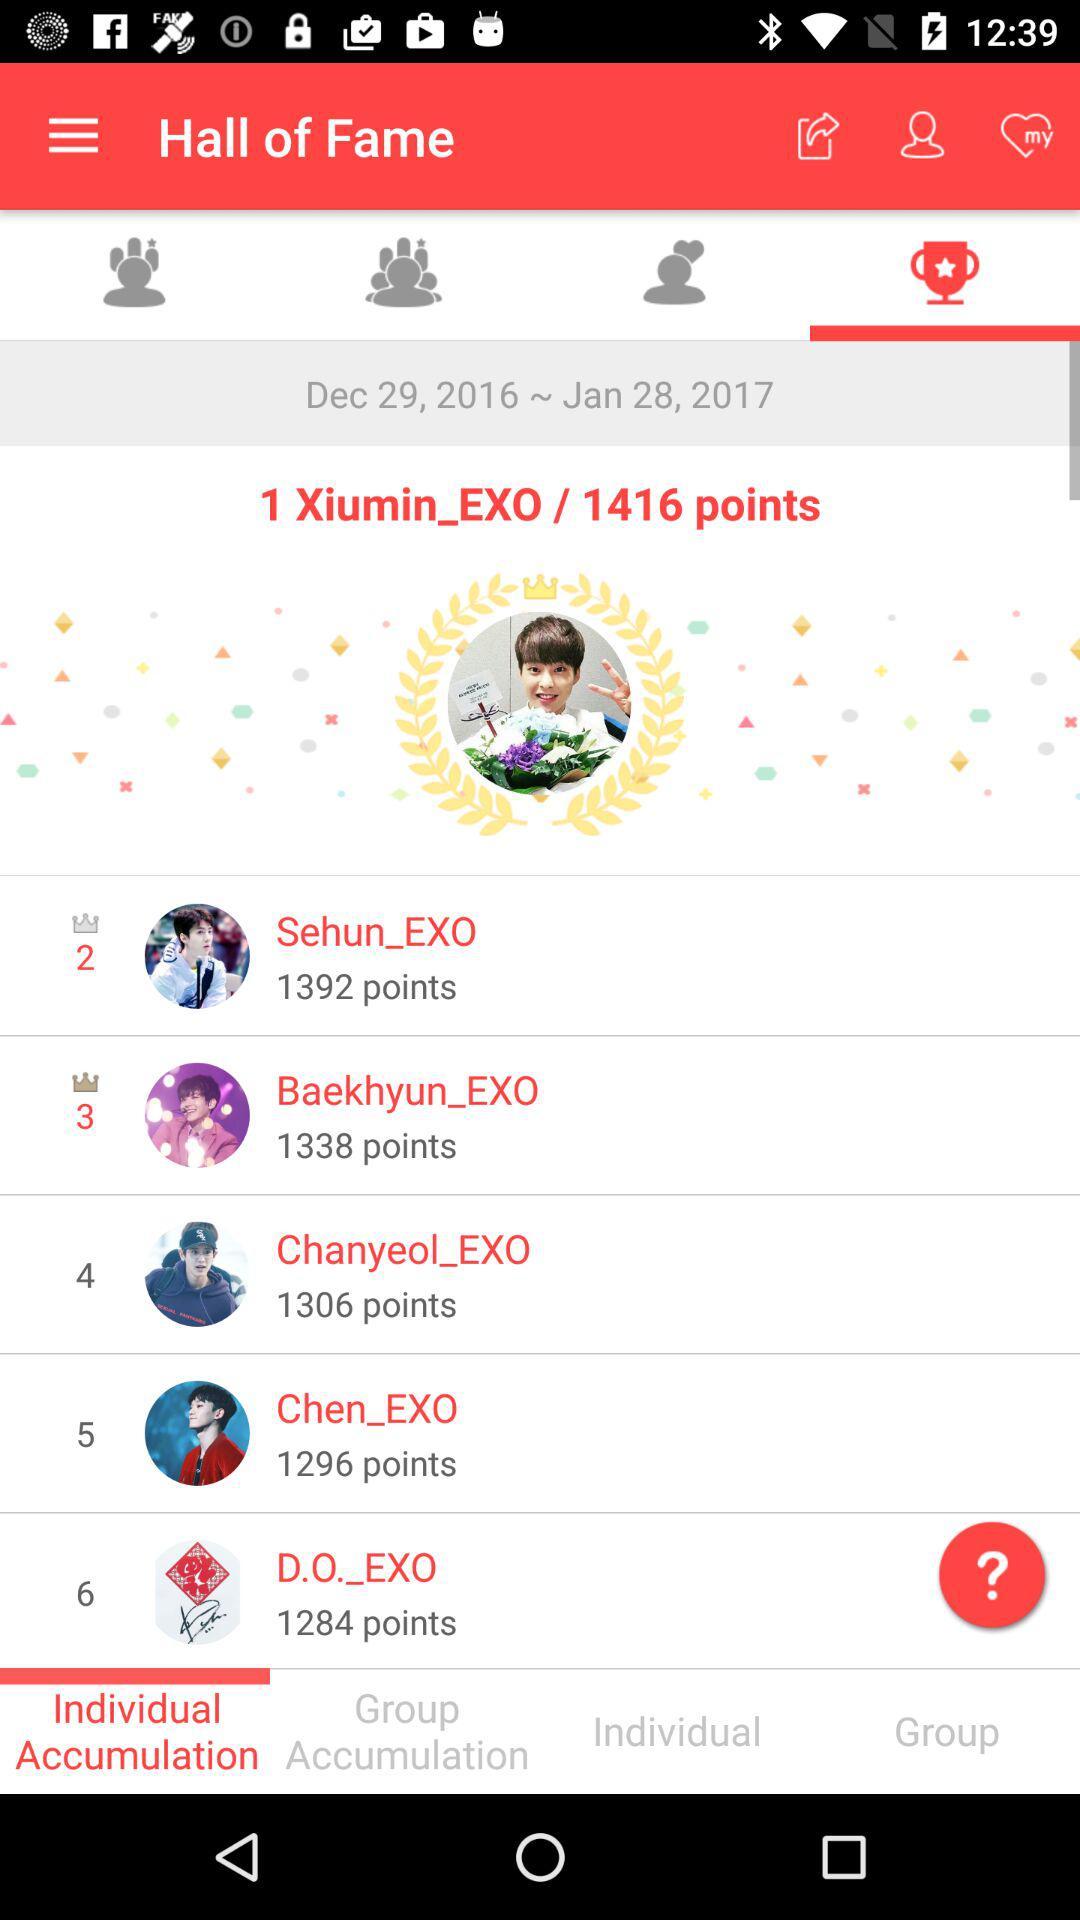 Image resolution: width=1080 pixels, height=1920 pixels. I want to click on the icon below 1 xiumin_exo 1416 icon, so click(538, 704).